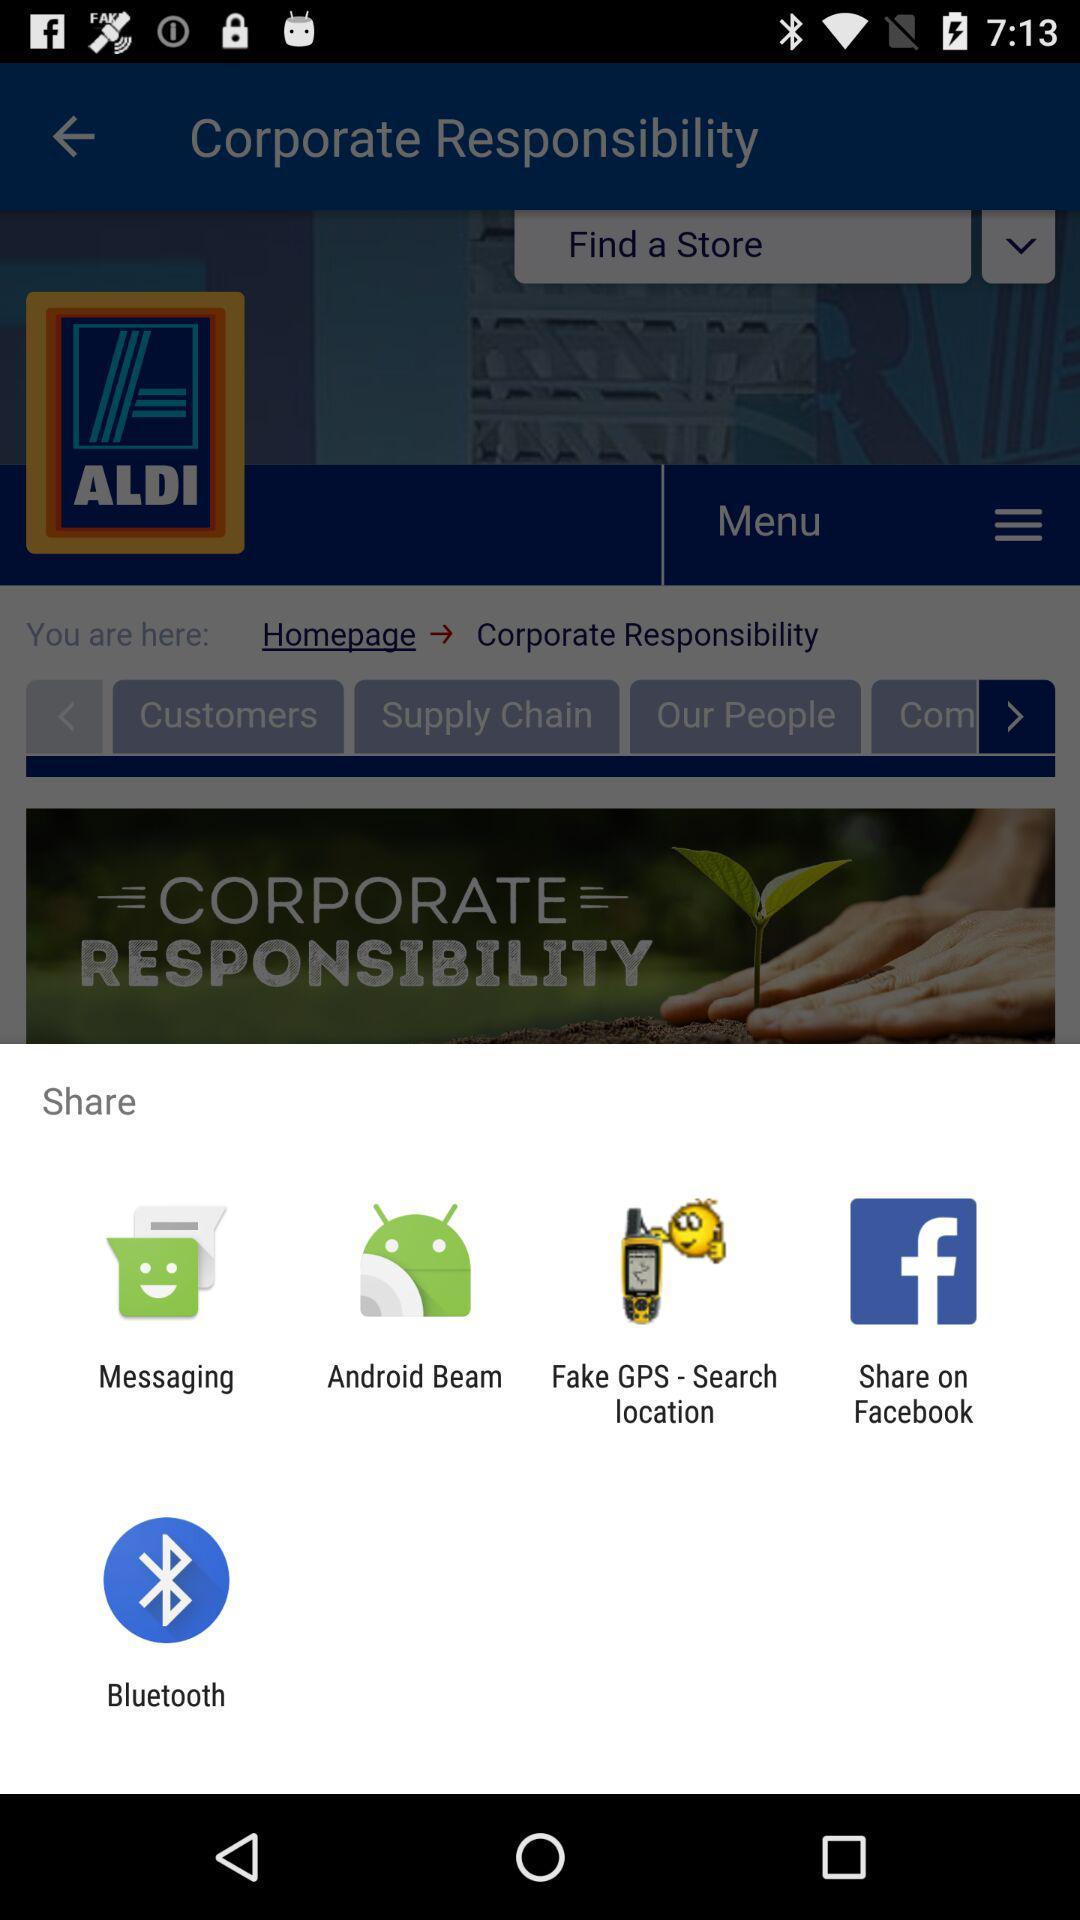 This screenshot has width=1080, height=1920. Describe the element at coordinates (414, 1392) in the screenshot. I see `android beam app` at that location.